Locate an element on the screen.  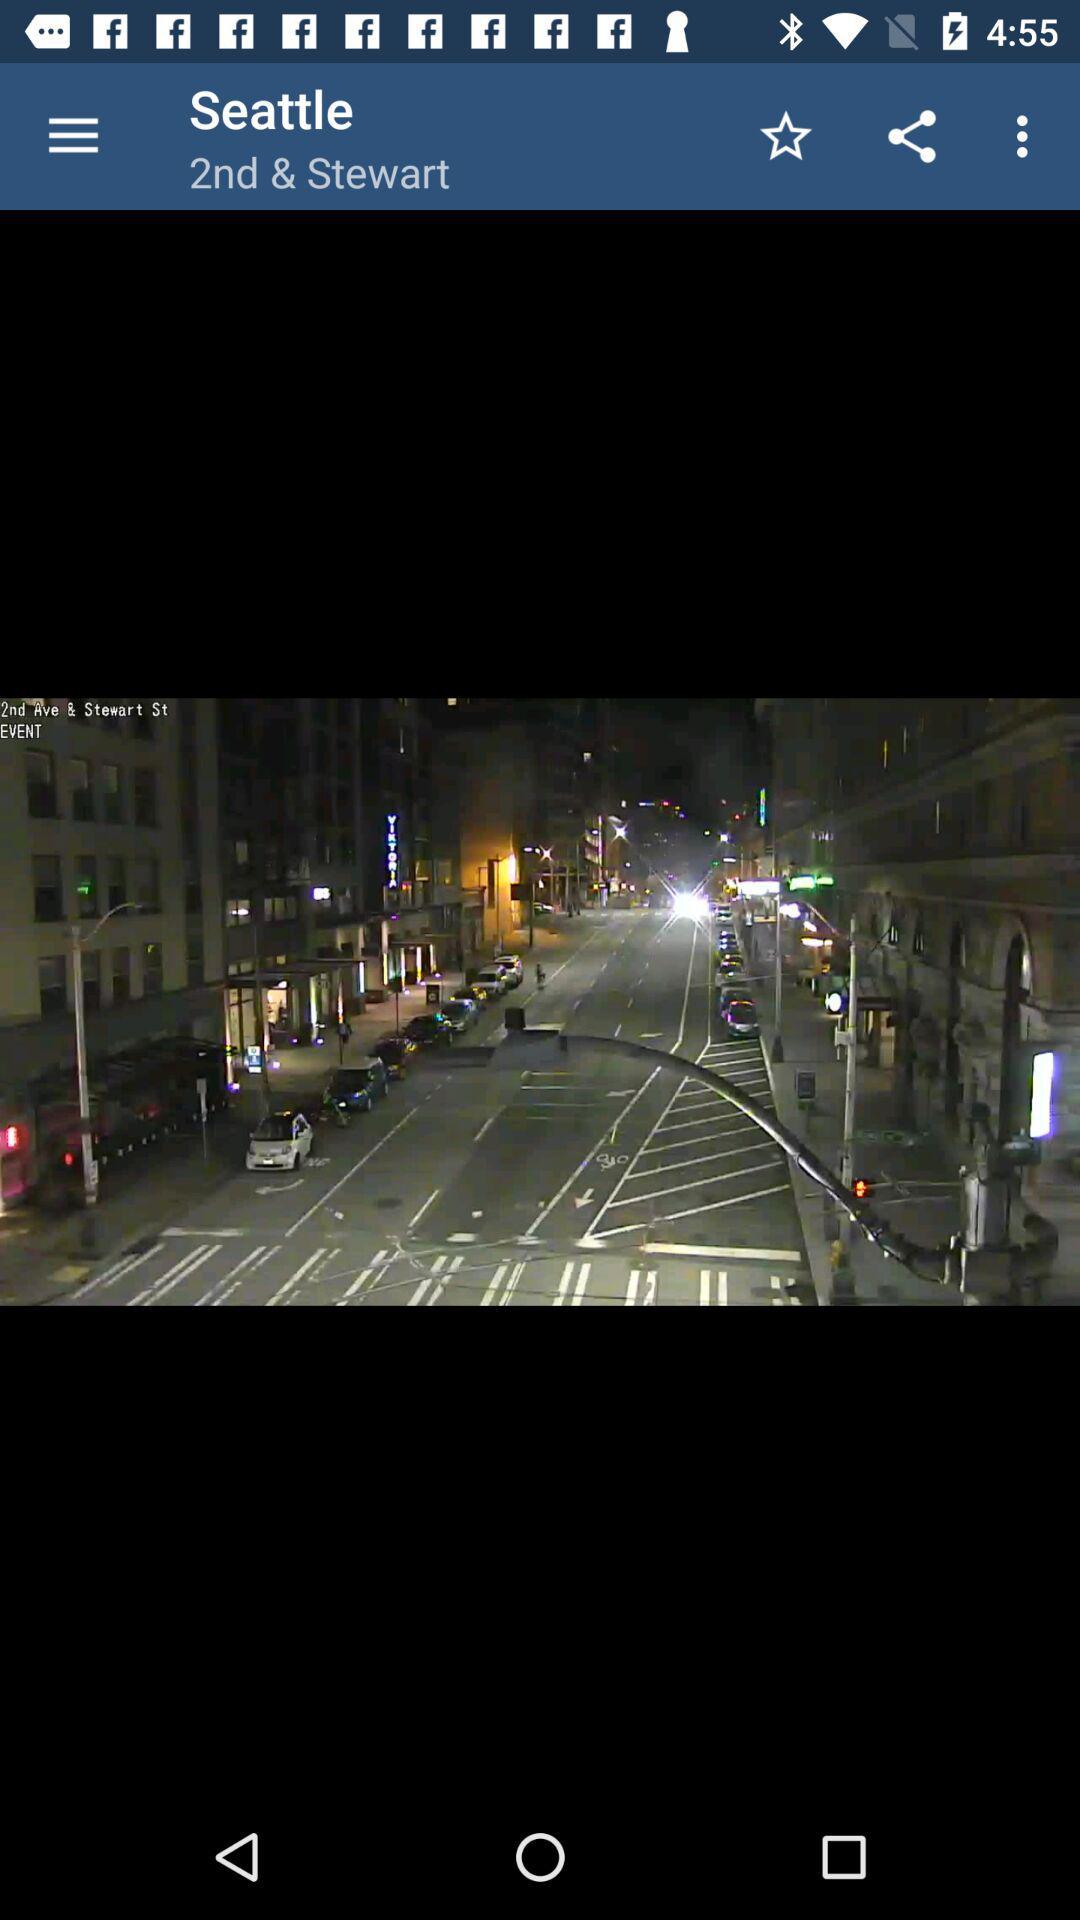
item to the left of the seattle item is located at coordinates (72, 135).